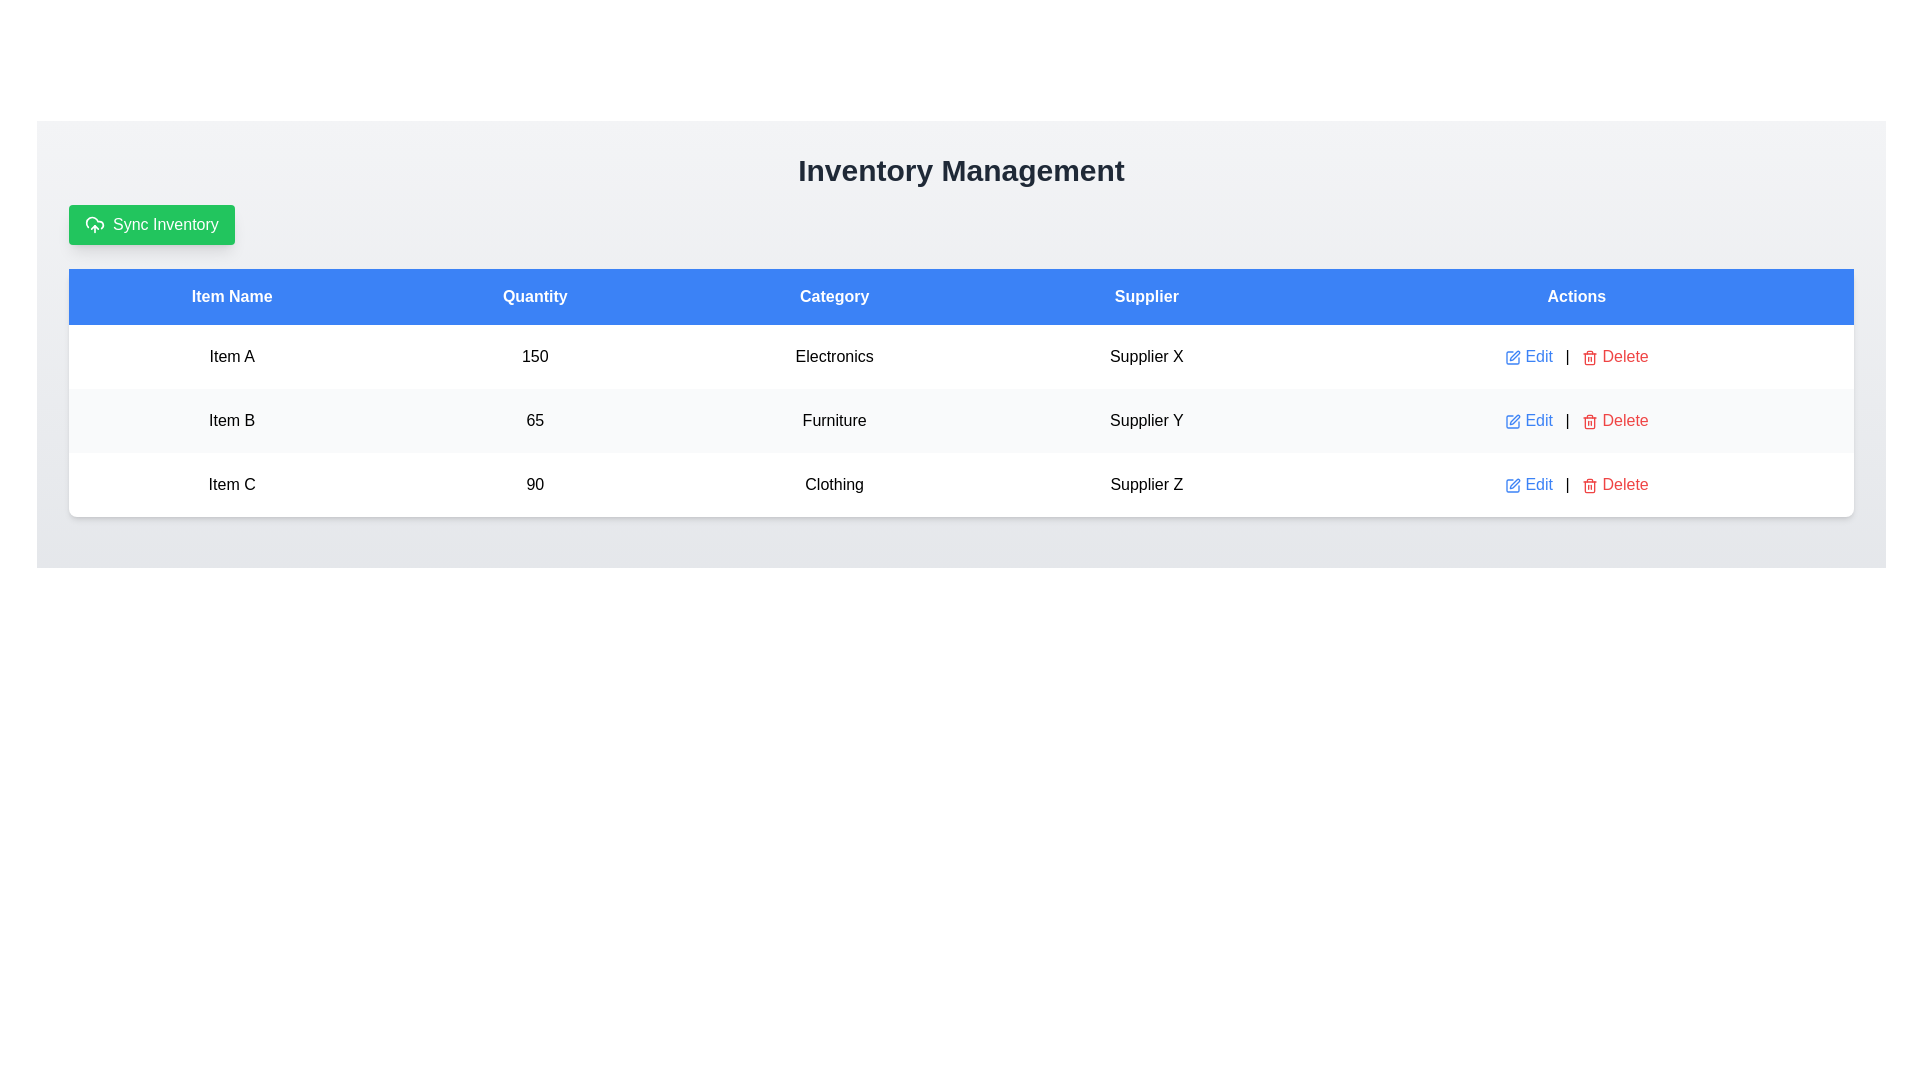  I want to click on the Text Display showing the quantity value for 'Item B' in the second row under the 'Quantity' column, so click(535, 419).